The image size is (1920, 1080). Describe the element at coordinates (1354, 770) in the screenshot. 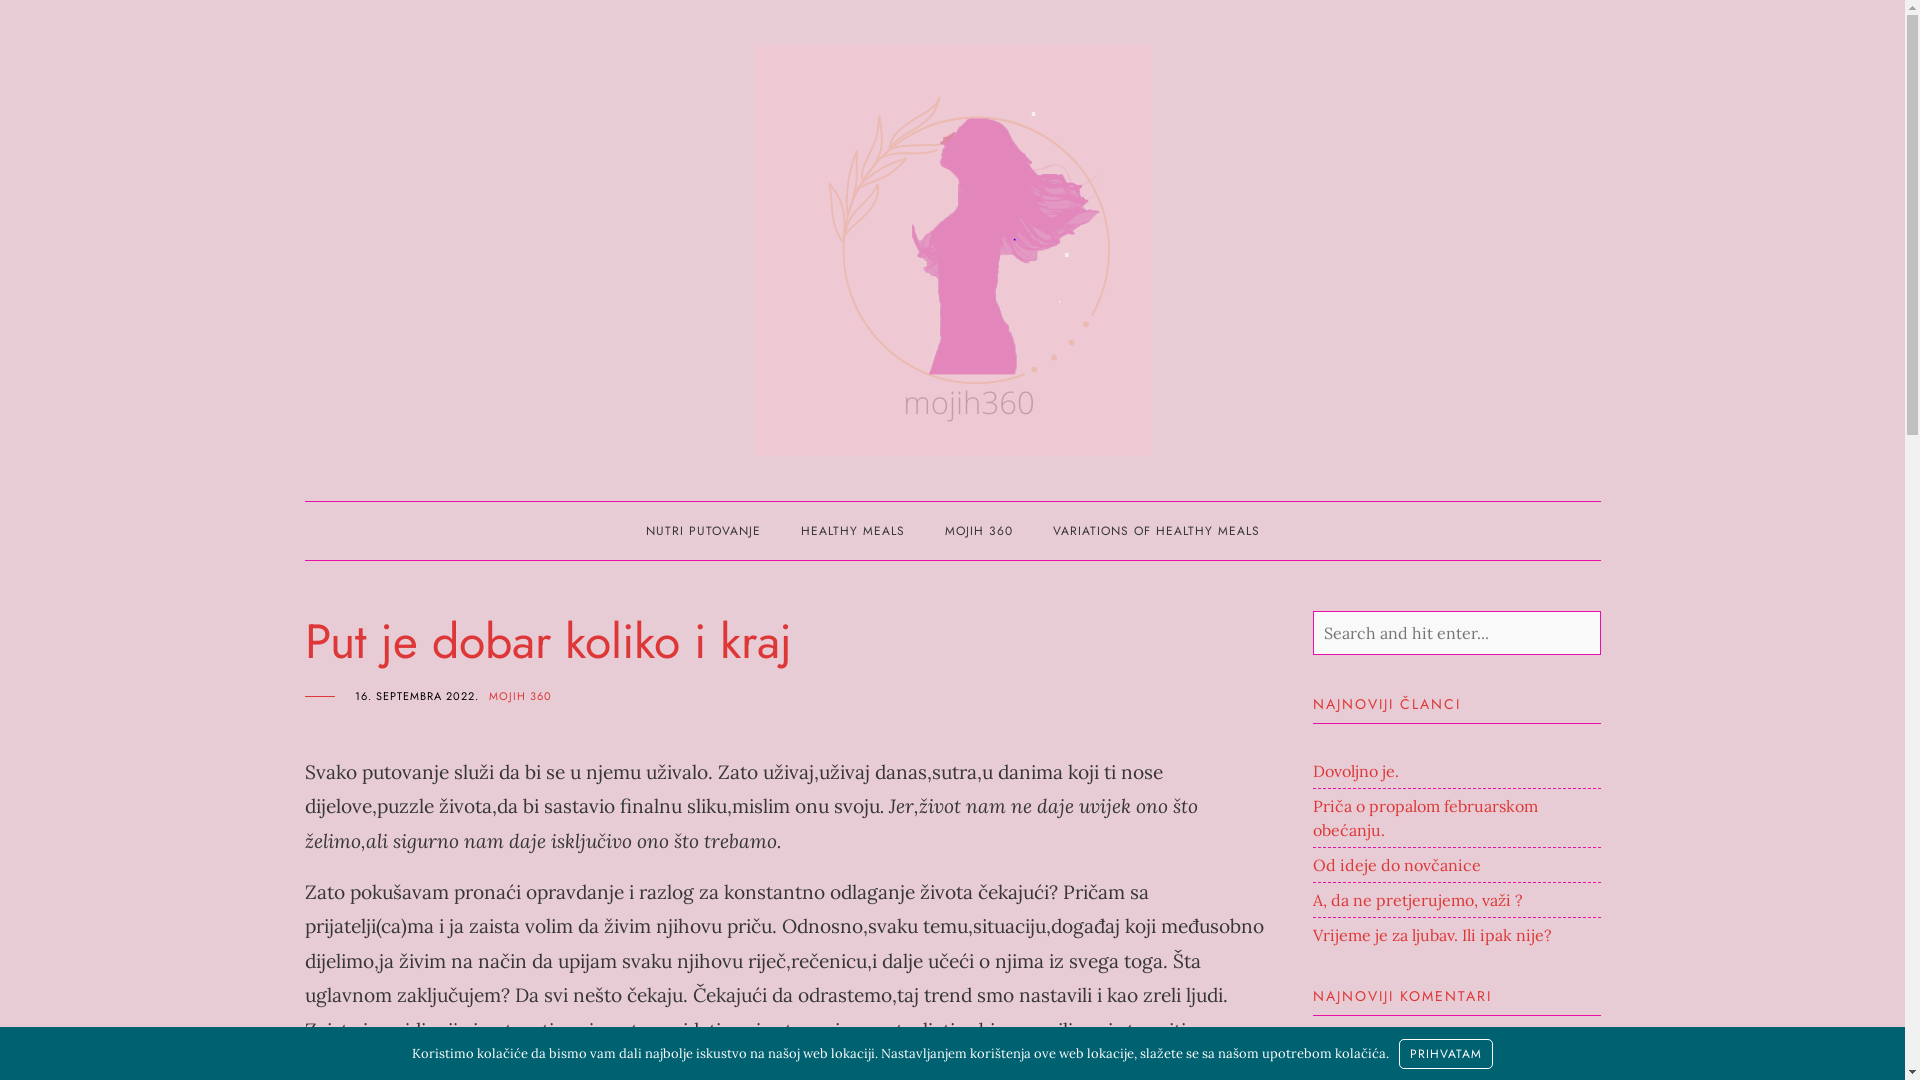

I see `'Dovoljno je.'` at that location.